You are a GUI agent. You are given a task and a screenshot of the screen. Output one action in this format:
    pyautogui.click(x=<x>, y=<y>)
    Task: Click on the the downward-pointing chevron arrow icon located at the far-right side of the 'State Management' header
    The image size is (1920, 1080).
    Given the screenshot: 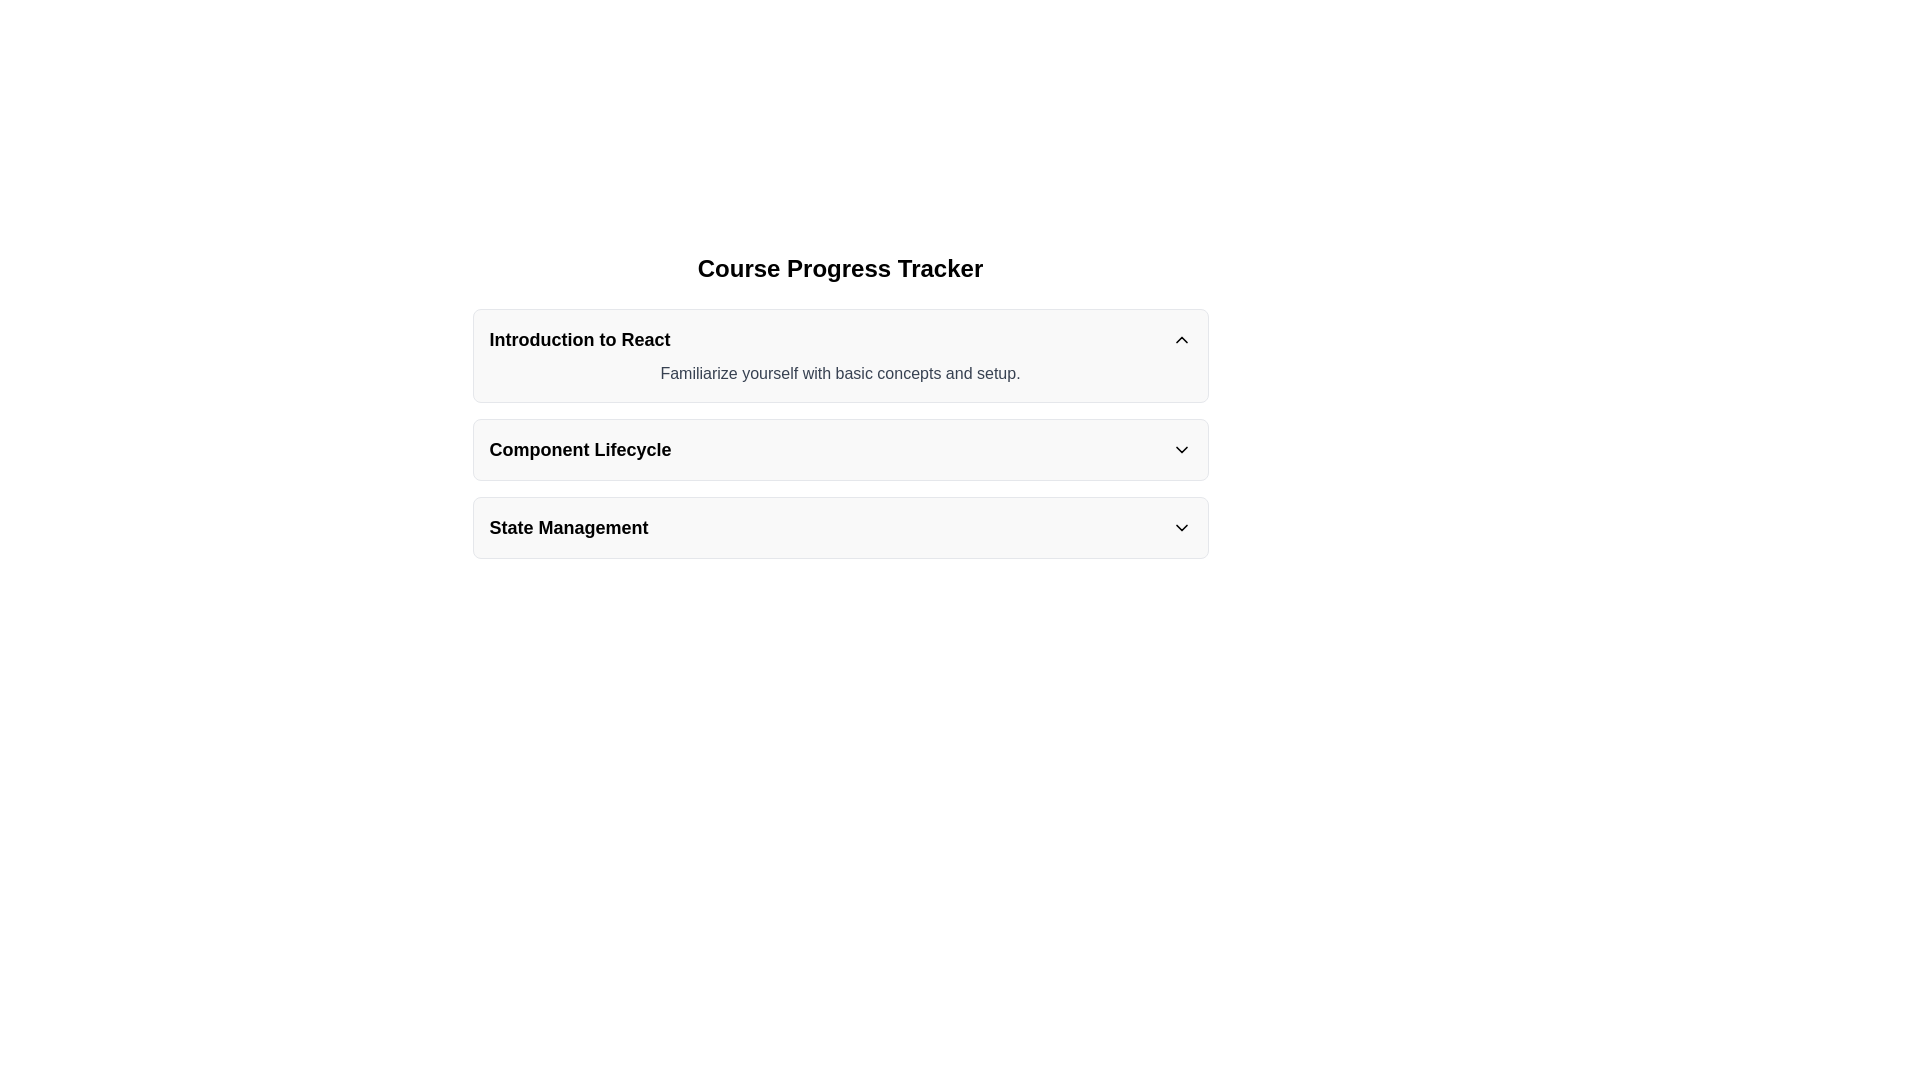 What is the action you would take?
    pyautogui.click(x=1181, y=527)
    